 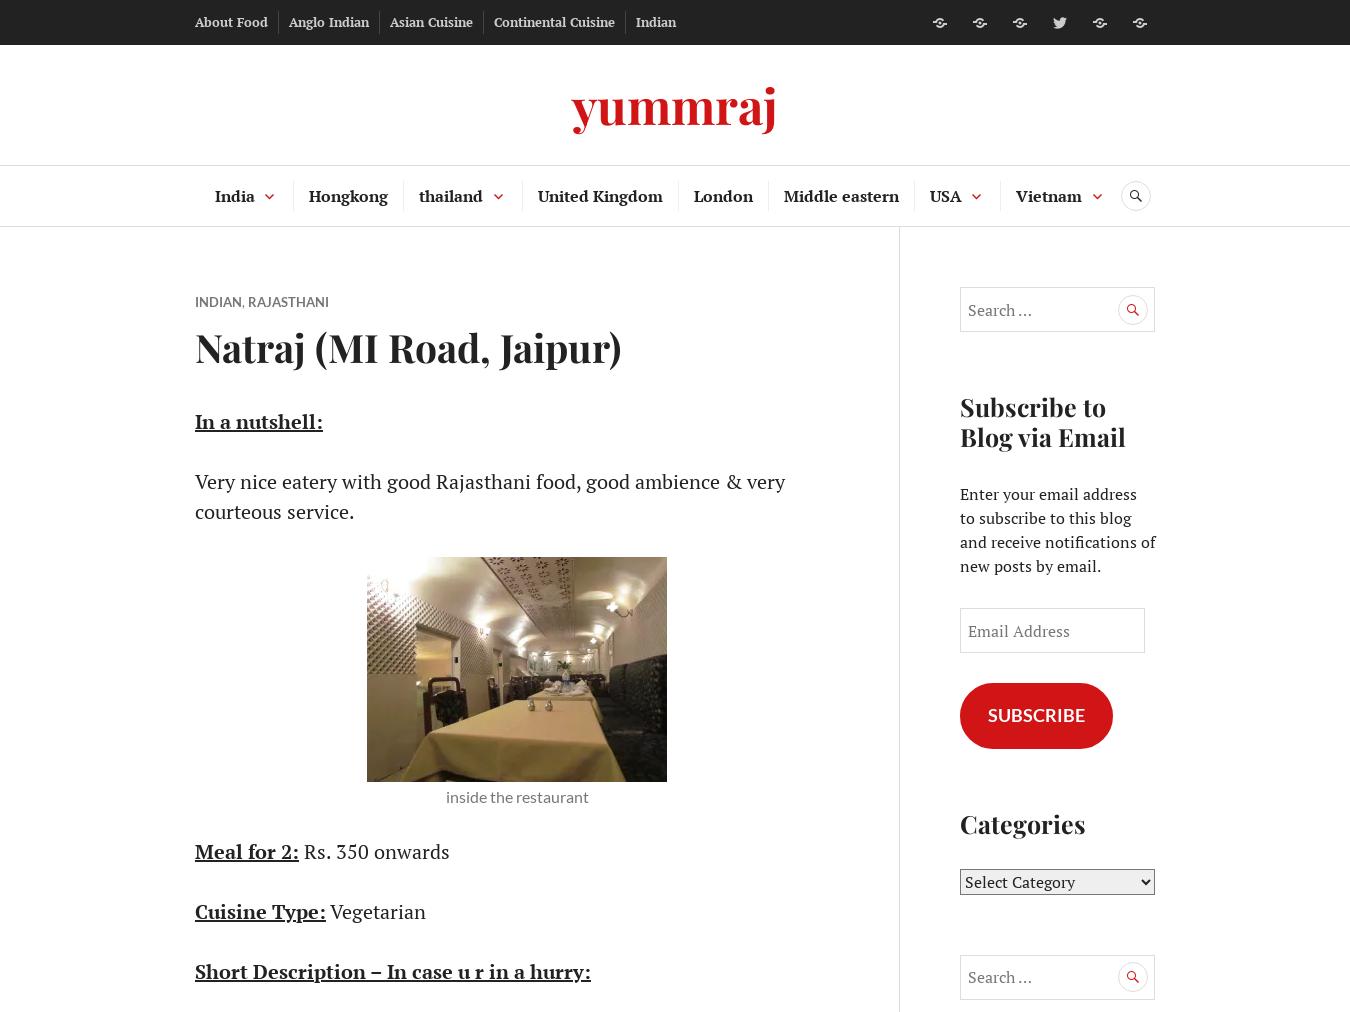 What do you see at coordinates (348, 196) in the screenshot?
I see `'Hongkong'` at bounding box center [348, 196].